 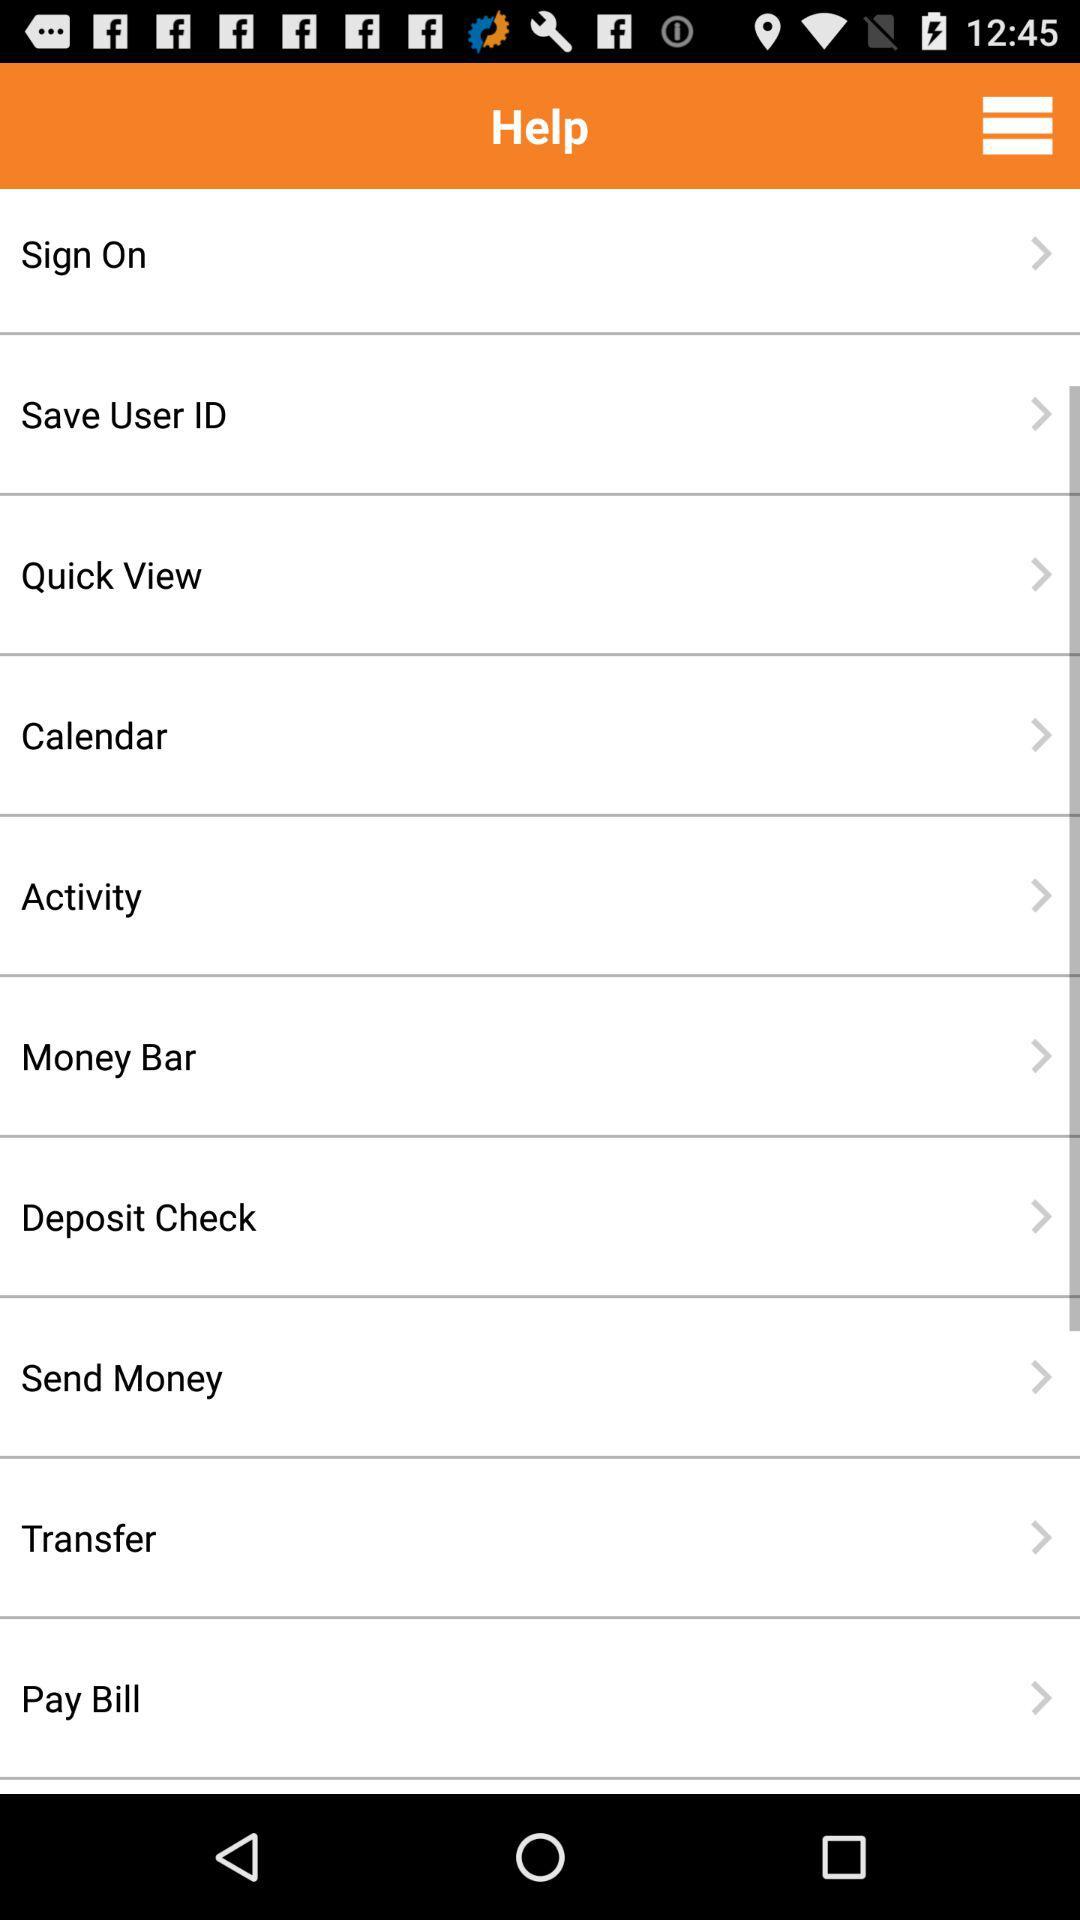 What do you see at coordinates (475, 733) in the screenshot?
I see `item below quick view item` at bounding box center [475, 733].